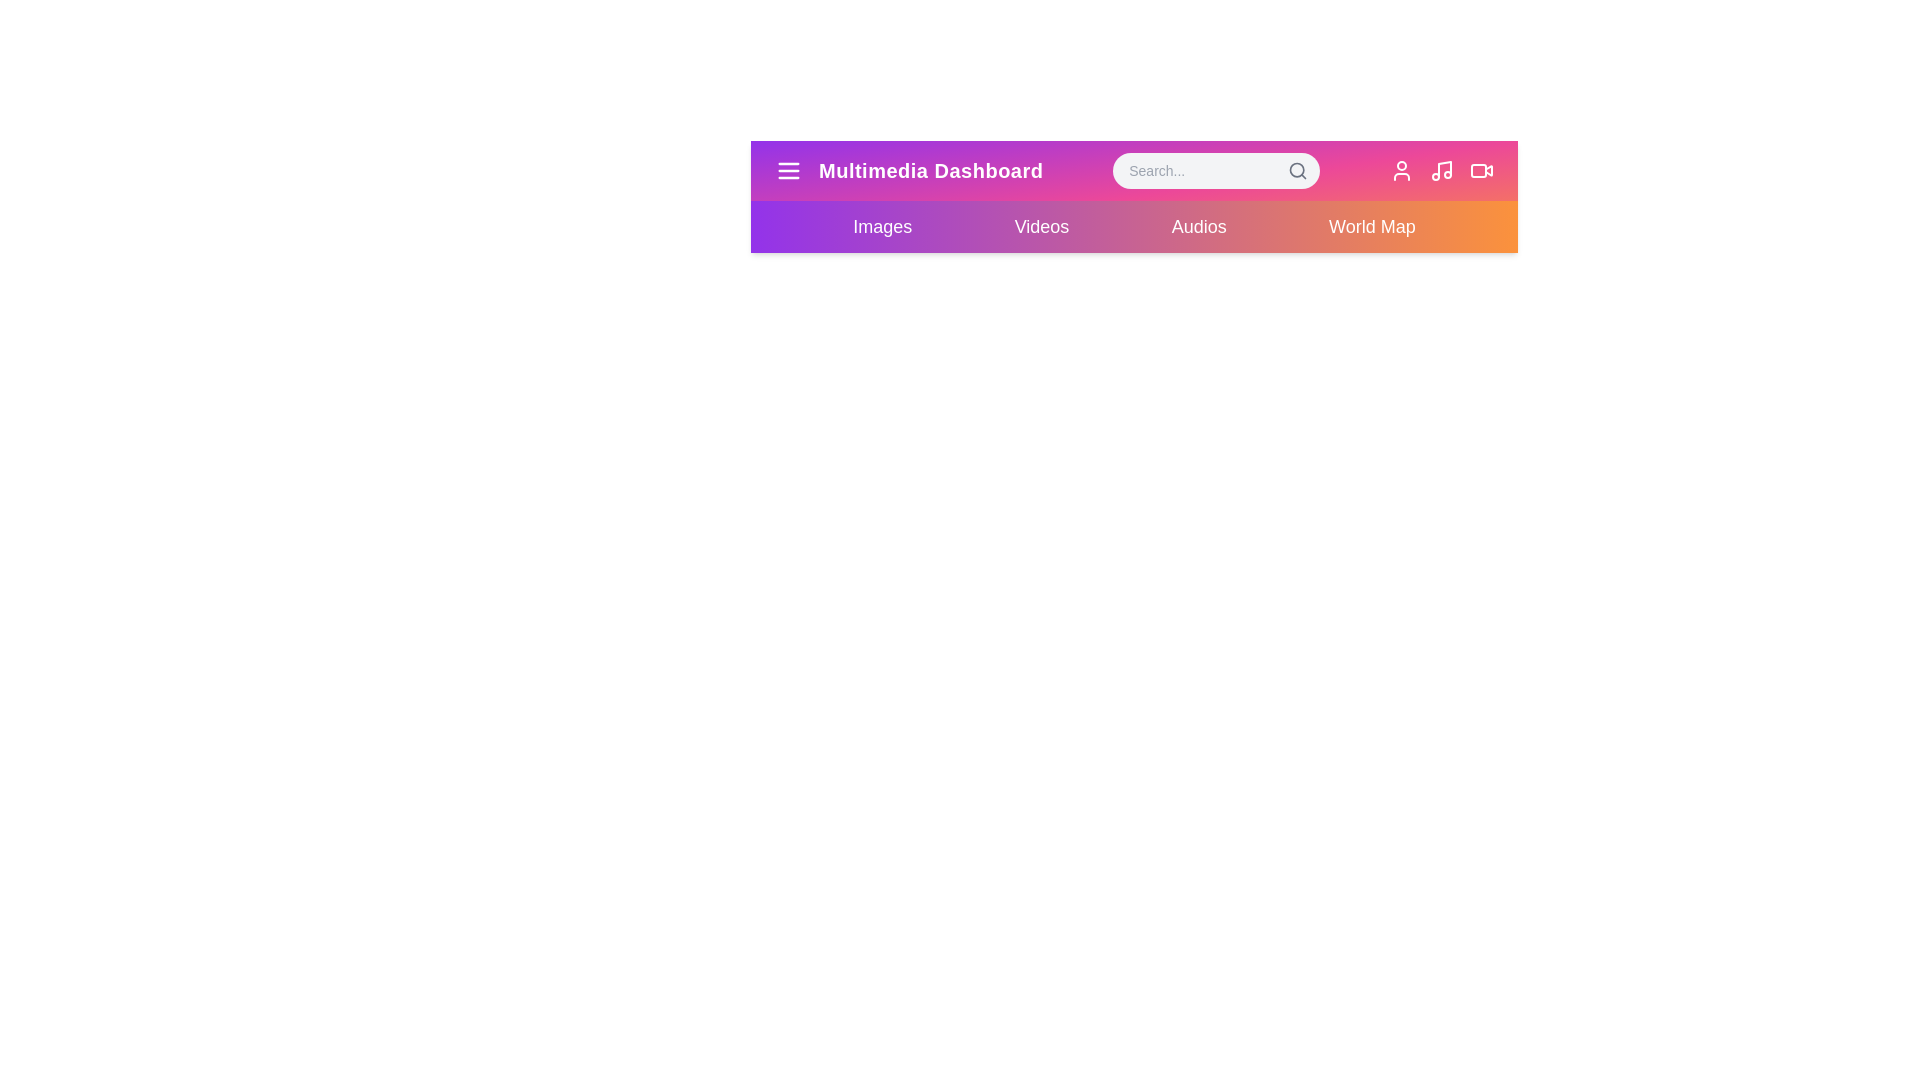 This screenshot has height=1080, width=1920. Describe the element at coordinates (1400, 169) in the screenshot. I see `the user icon to access the user profile` at that location.